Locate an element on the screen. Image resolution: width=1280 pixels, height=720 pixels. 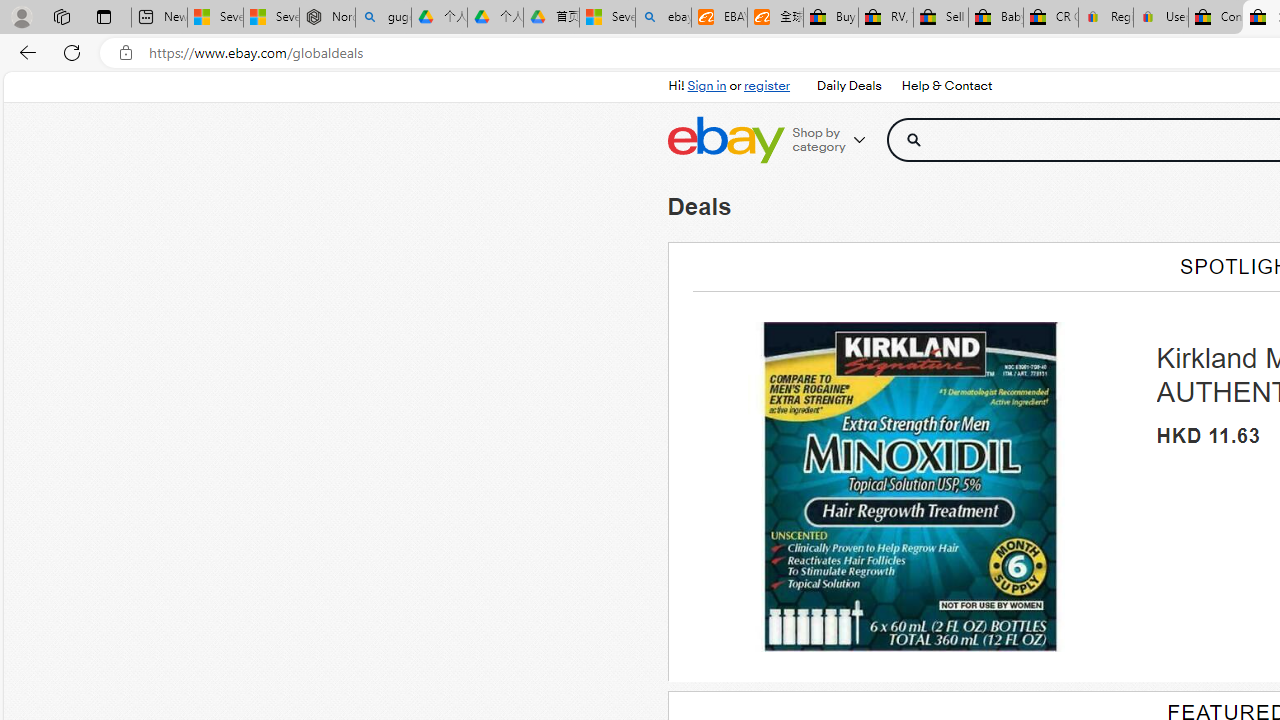
'eBay Home' is located at coordinates (724, 139).